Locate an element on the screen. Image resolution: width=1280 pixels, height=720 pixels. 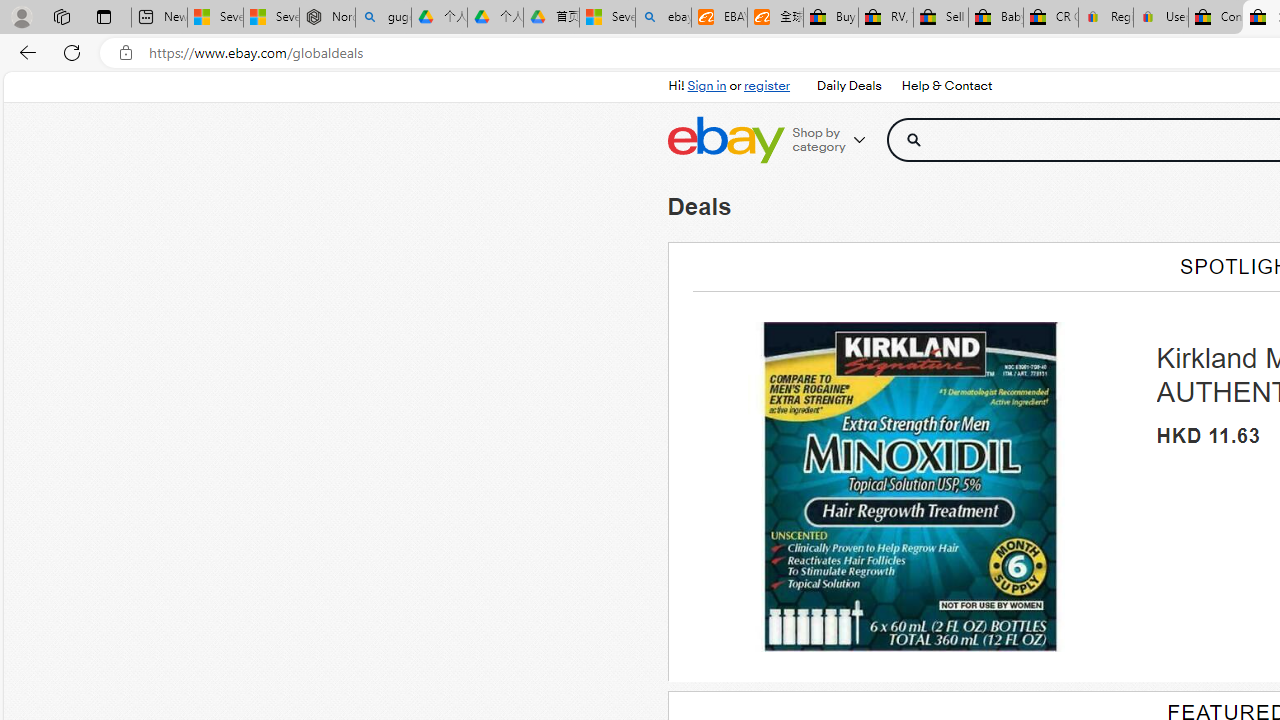
'eBay Home' is located at coordinates (724, 139).